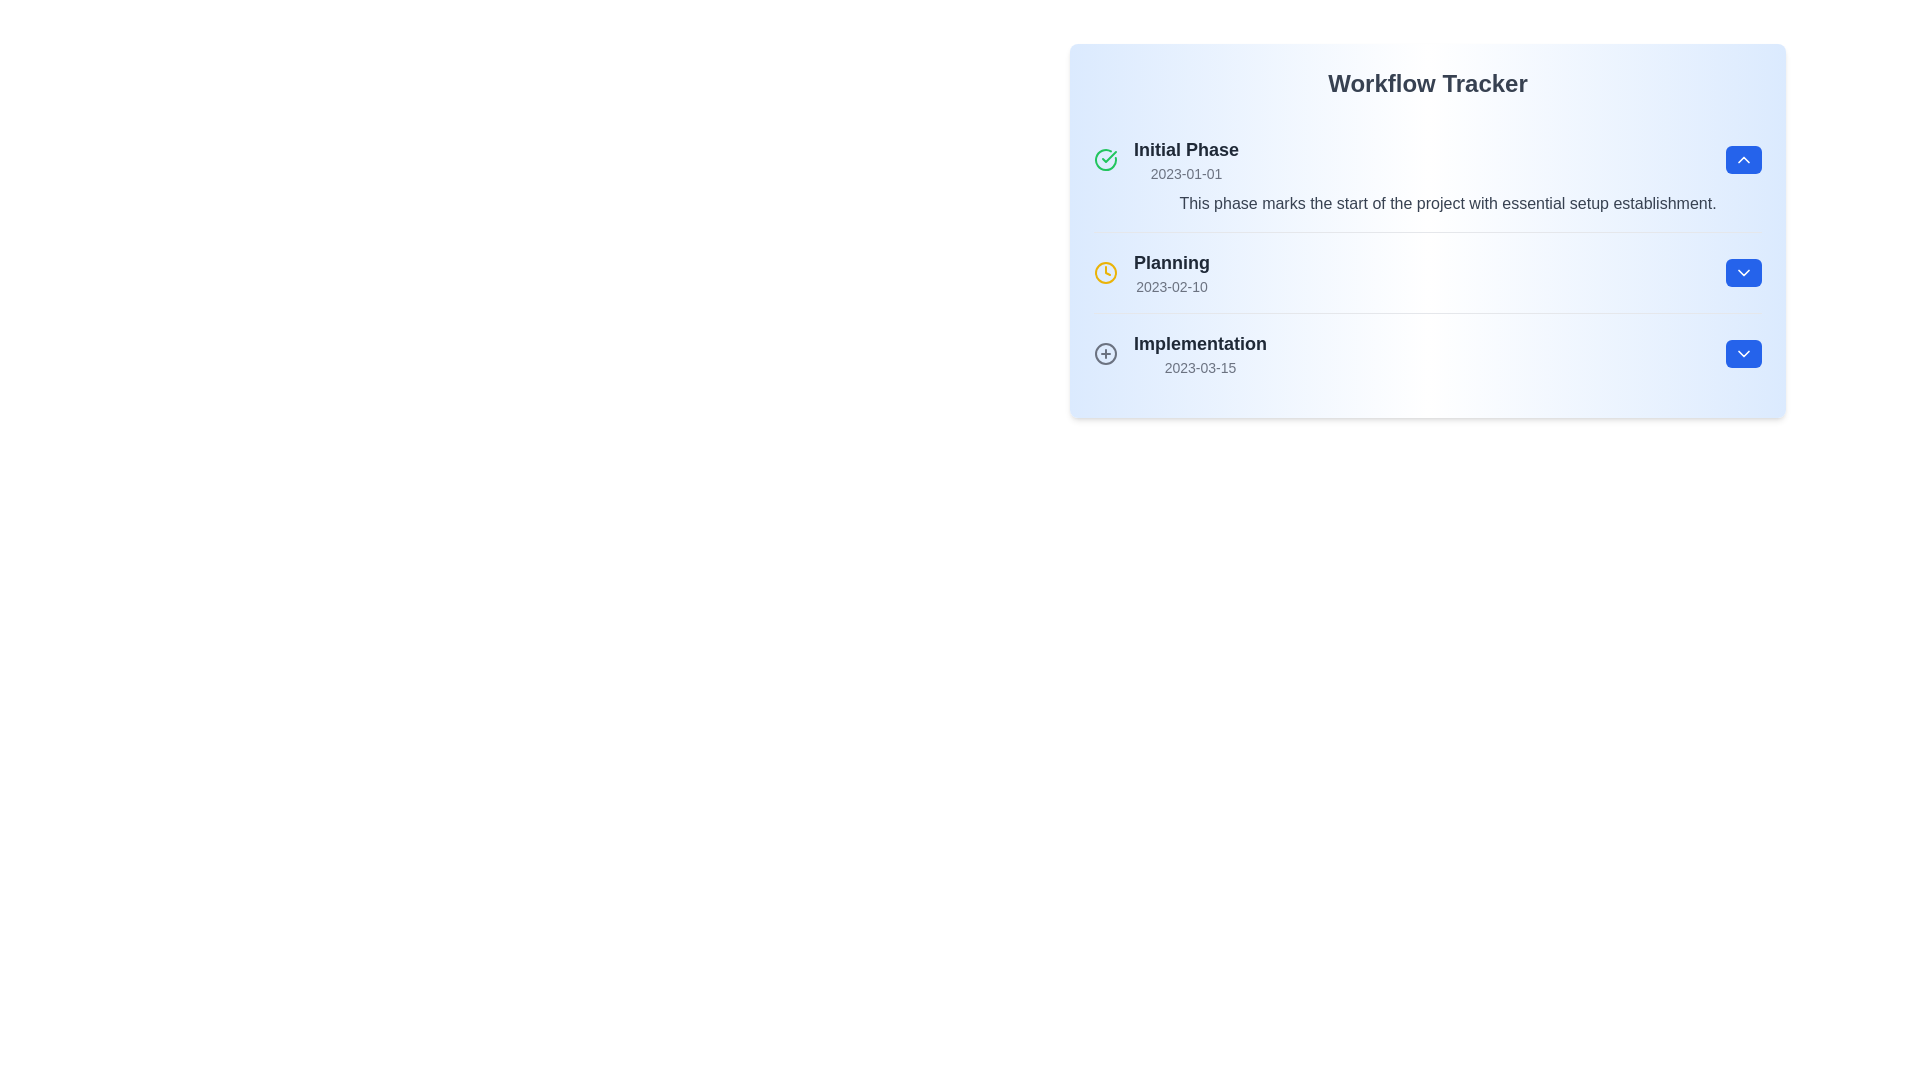  I want to click on the expand/collapse icon located inside the button next to the 'Planning' label in the 'Workflow Tracker' section, so click(1742, 273).